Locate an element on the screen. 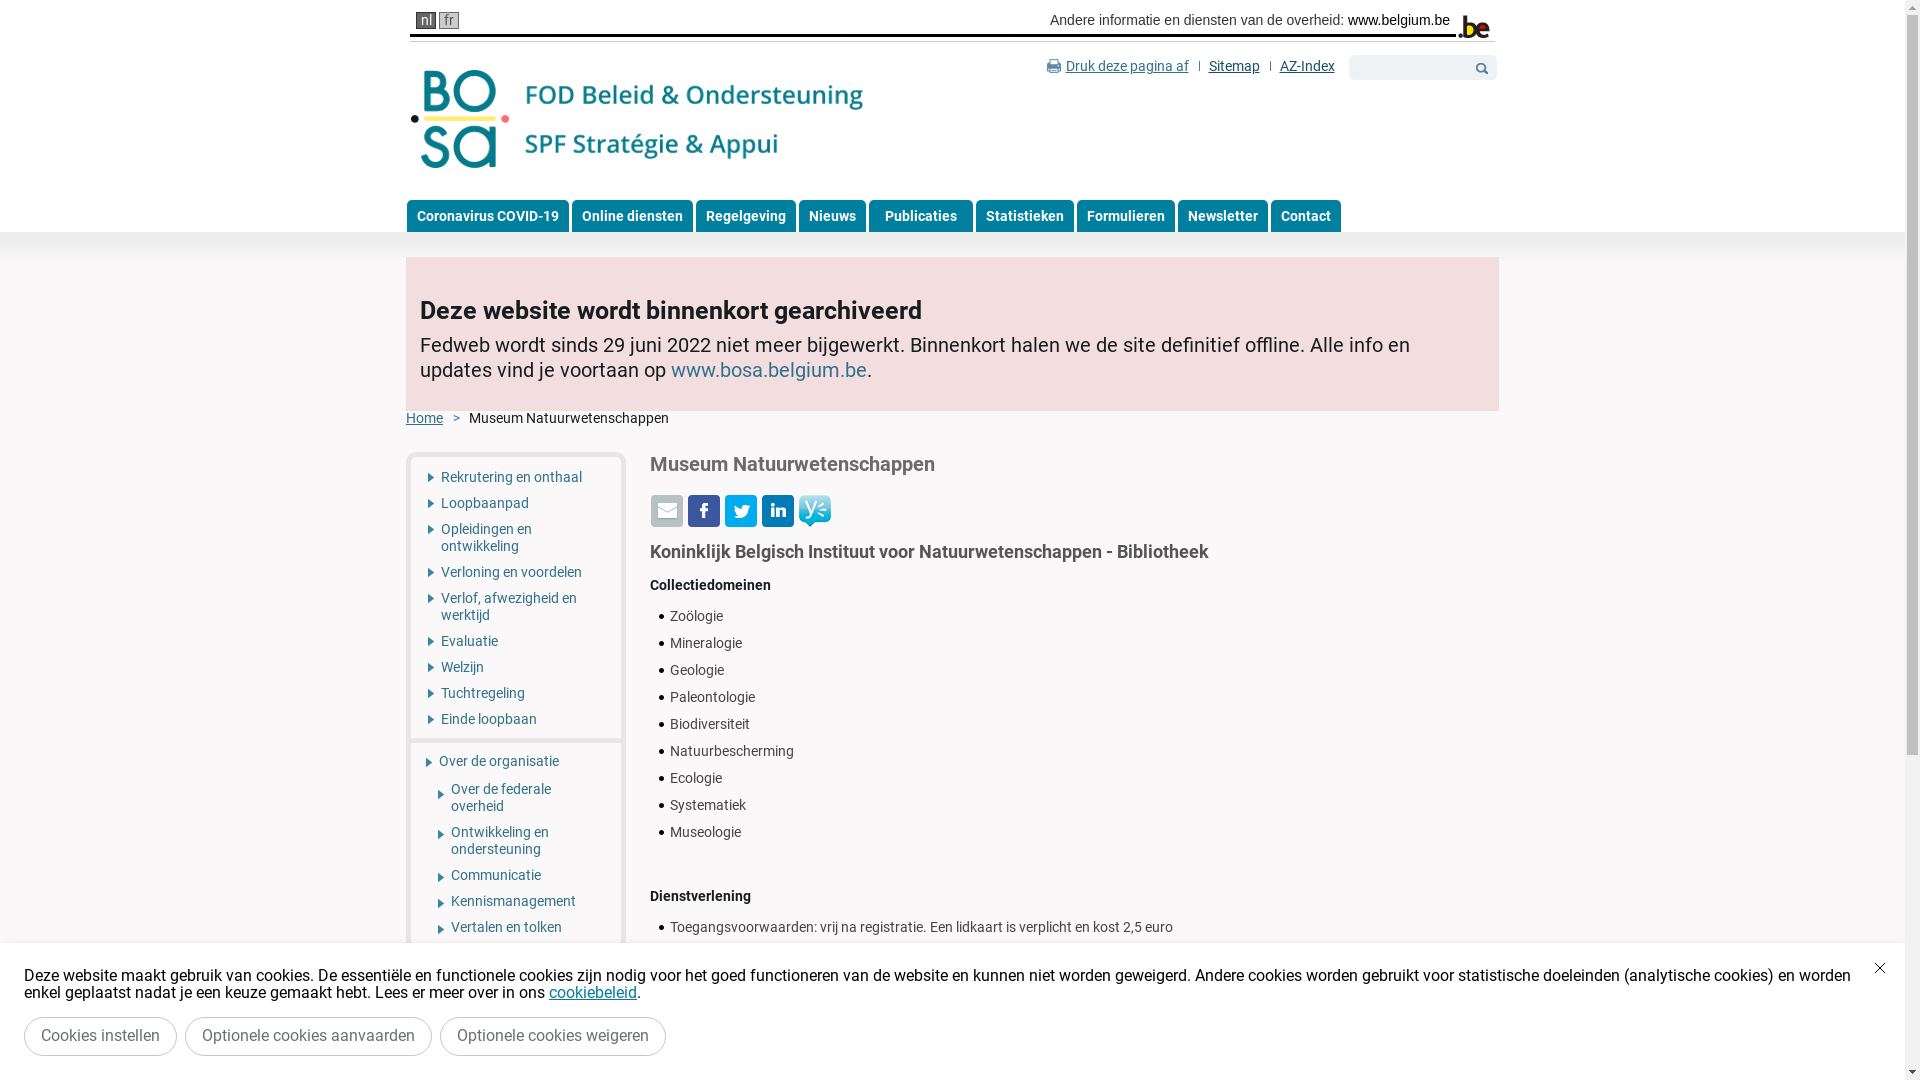 The width and height of the screenshot is (1920, 1080). 'Over de federale overheid' is located at coordinates (515, 796).